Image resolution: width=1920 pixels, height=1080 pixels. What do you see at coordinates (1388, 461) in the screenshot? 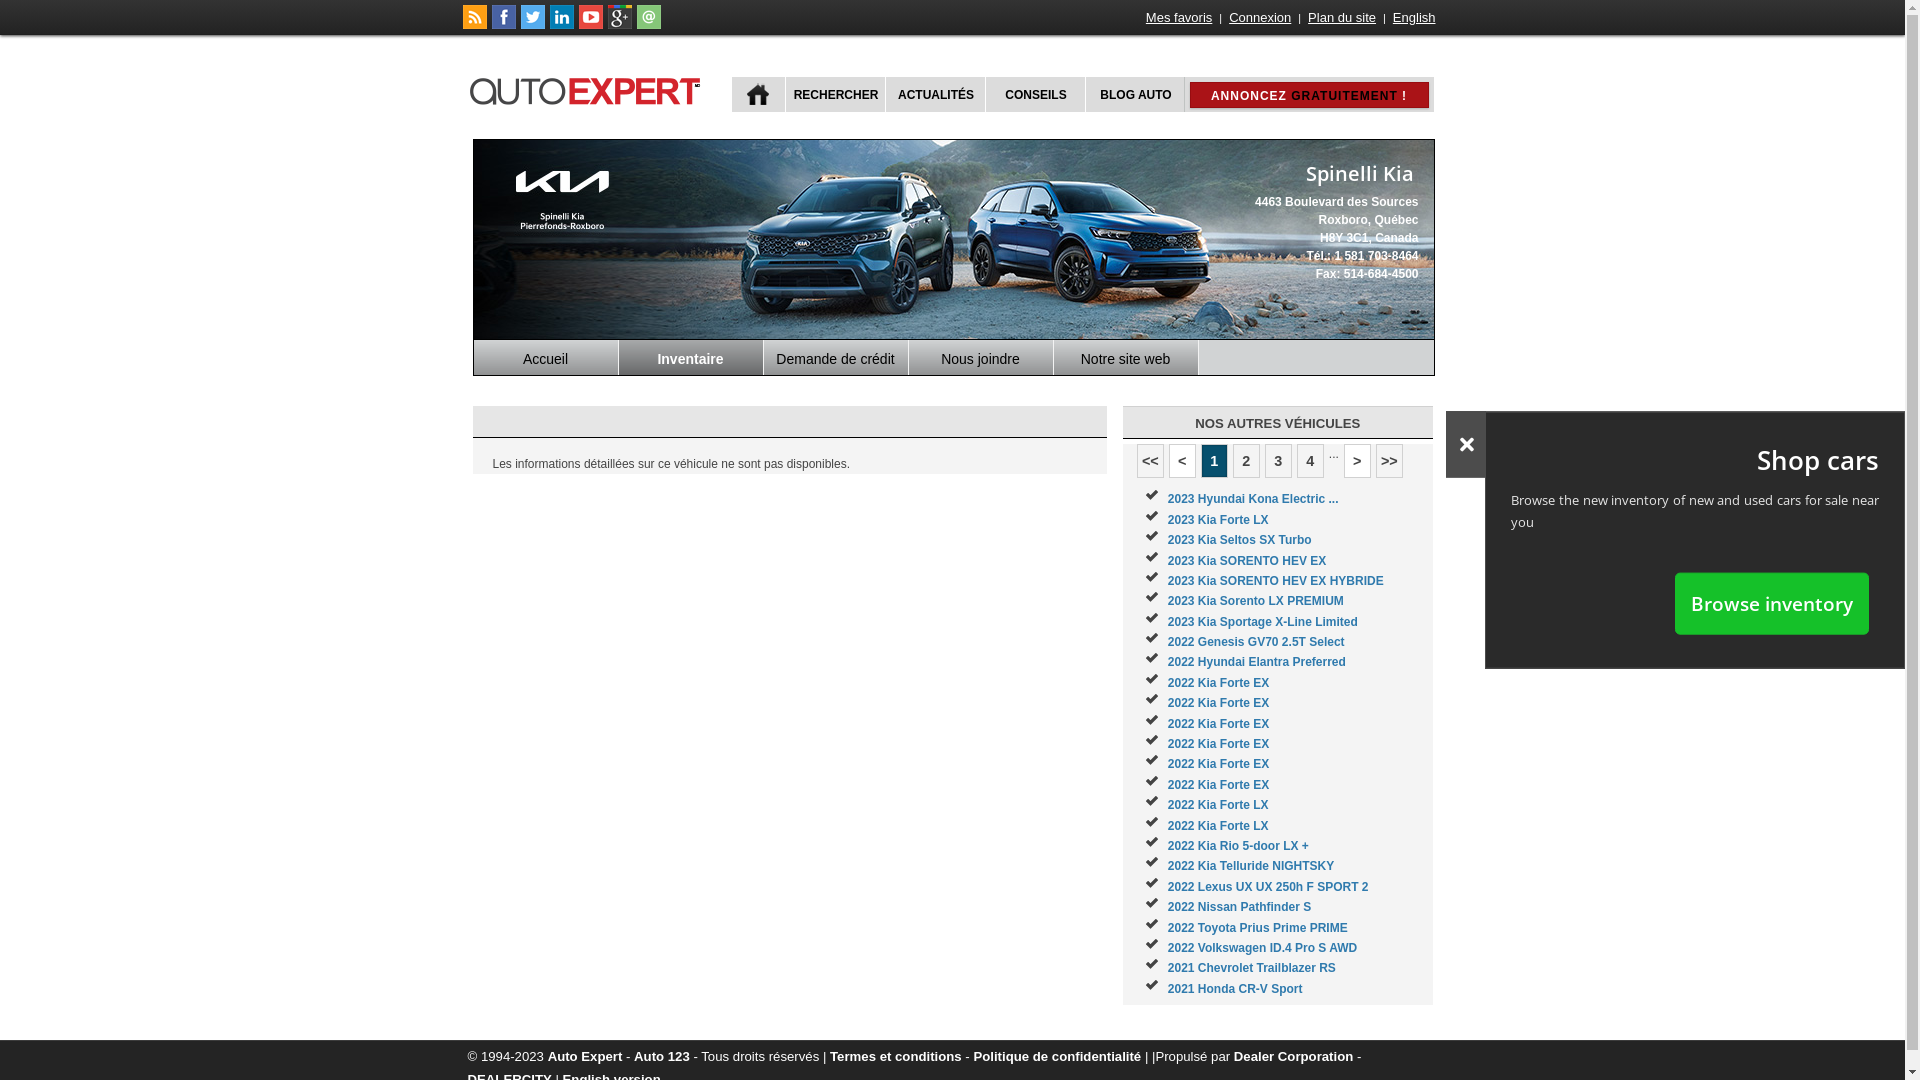
I see `'>>'` at bounding box center [1388, 461].